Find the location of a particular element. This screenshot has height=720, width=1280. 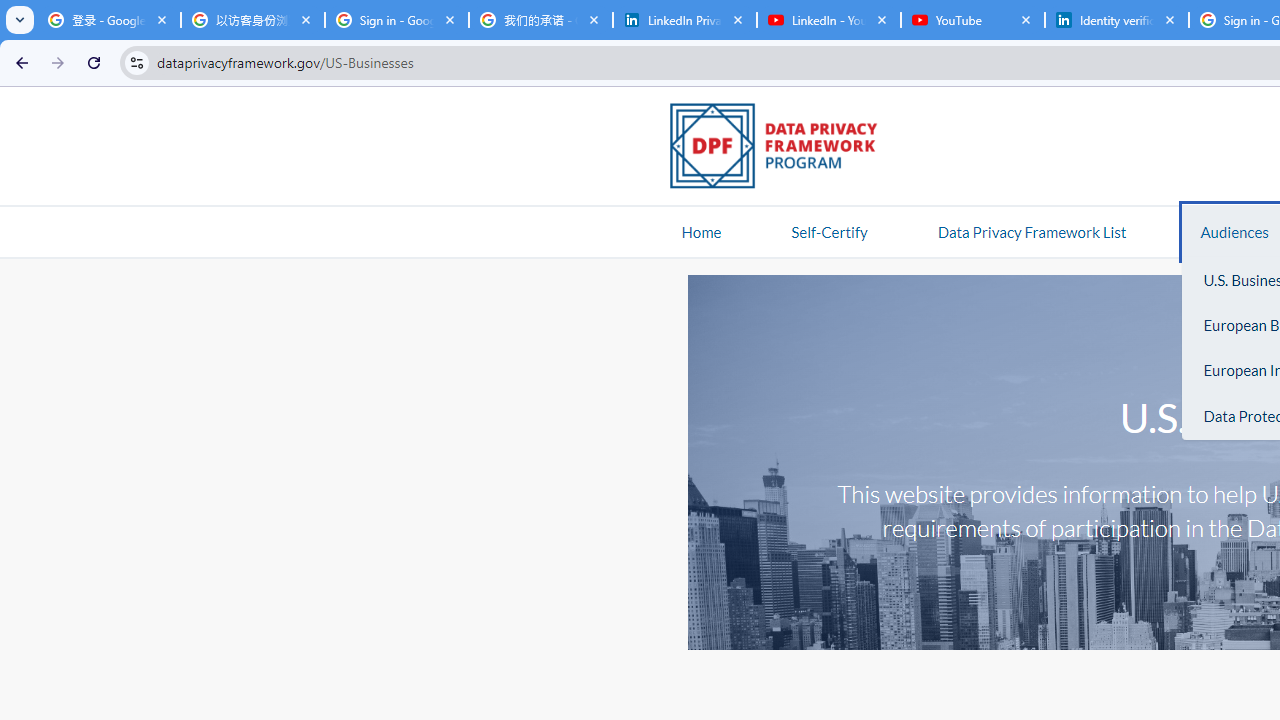

'LinkedIn - YouTube' is located at coordinates (828, 20).